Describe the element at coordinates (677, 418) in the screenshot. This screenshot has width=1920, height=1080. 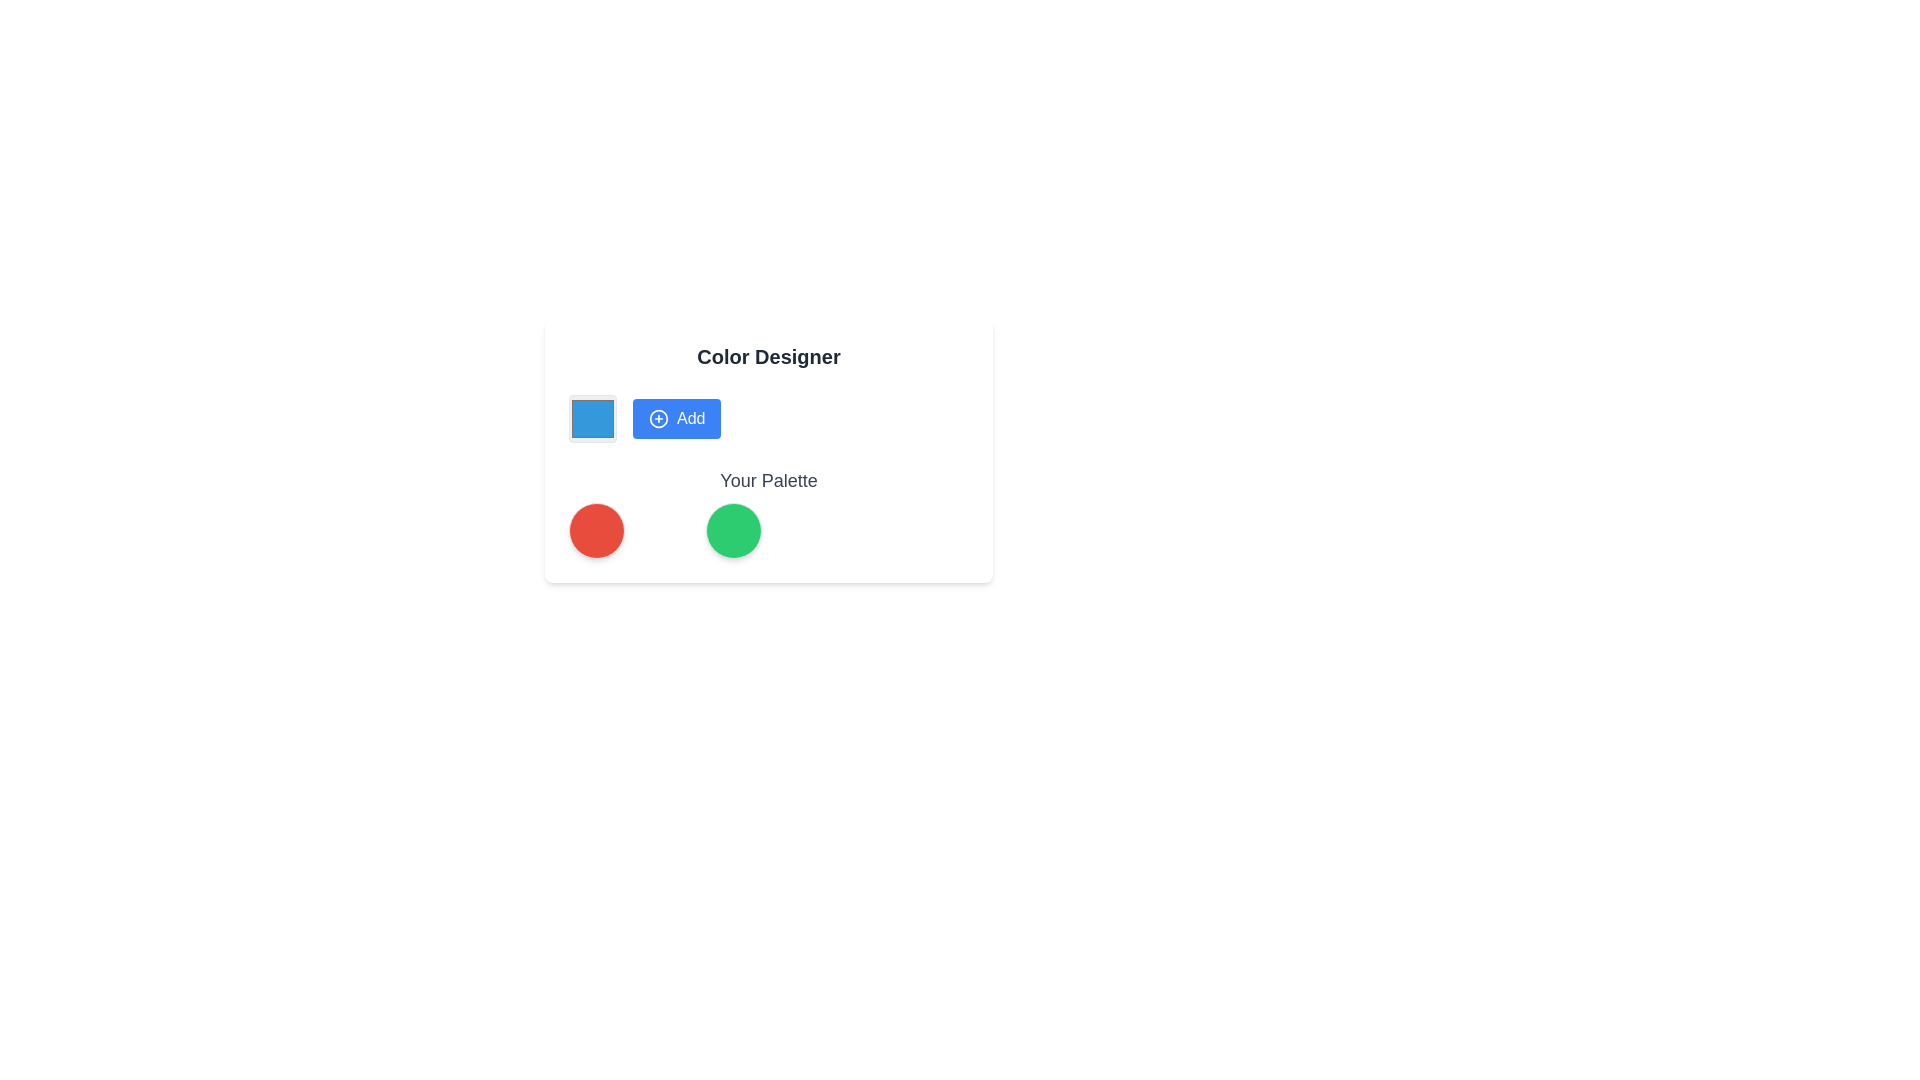
I see `the button that adds a new item or color to the palette, located centrally at the top of the layout below the 'Color Designer' title` at that location.